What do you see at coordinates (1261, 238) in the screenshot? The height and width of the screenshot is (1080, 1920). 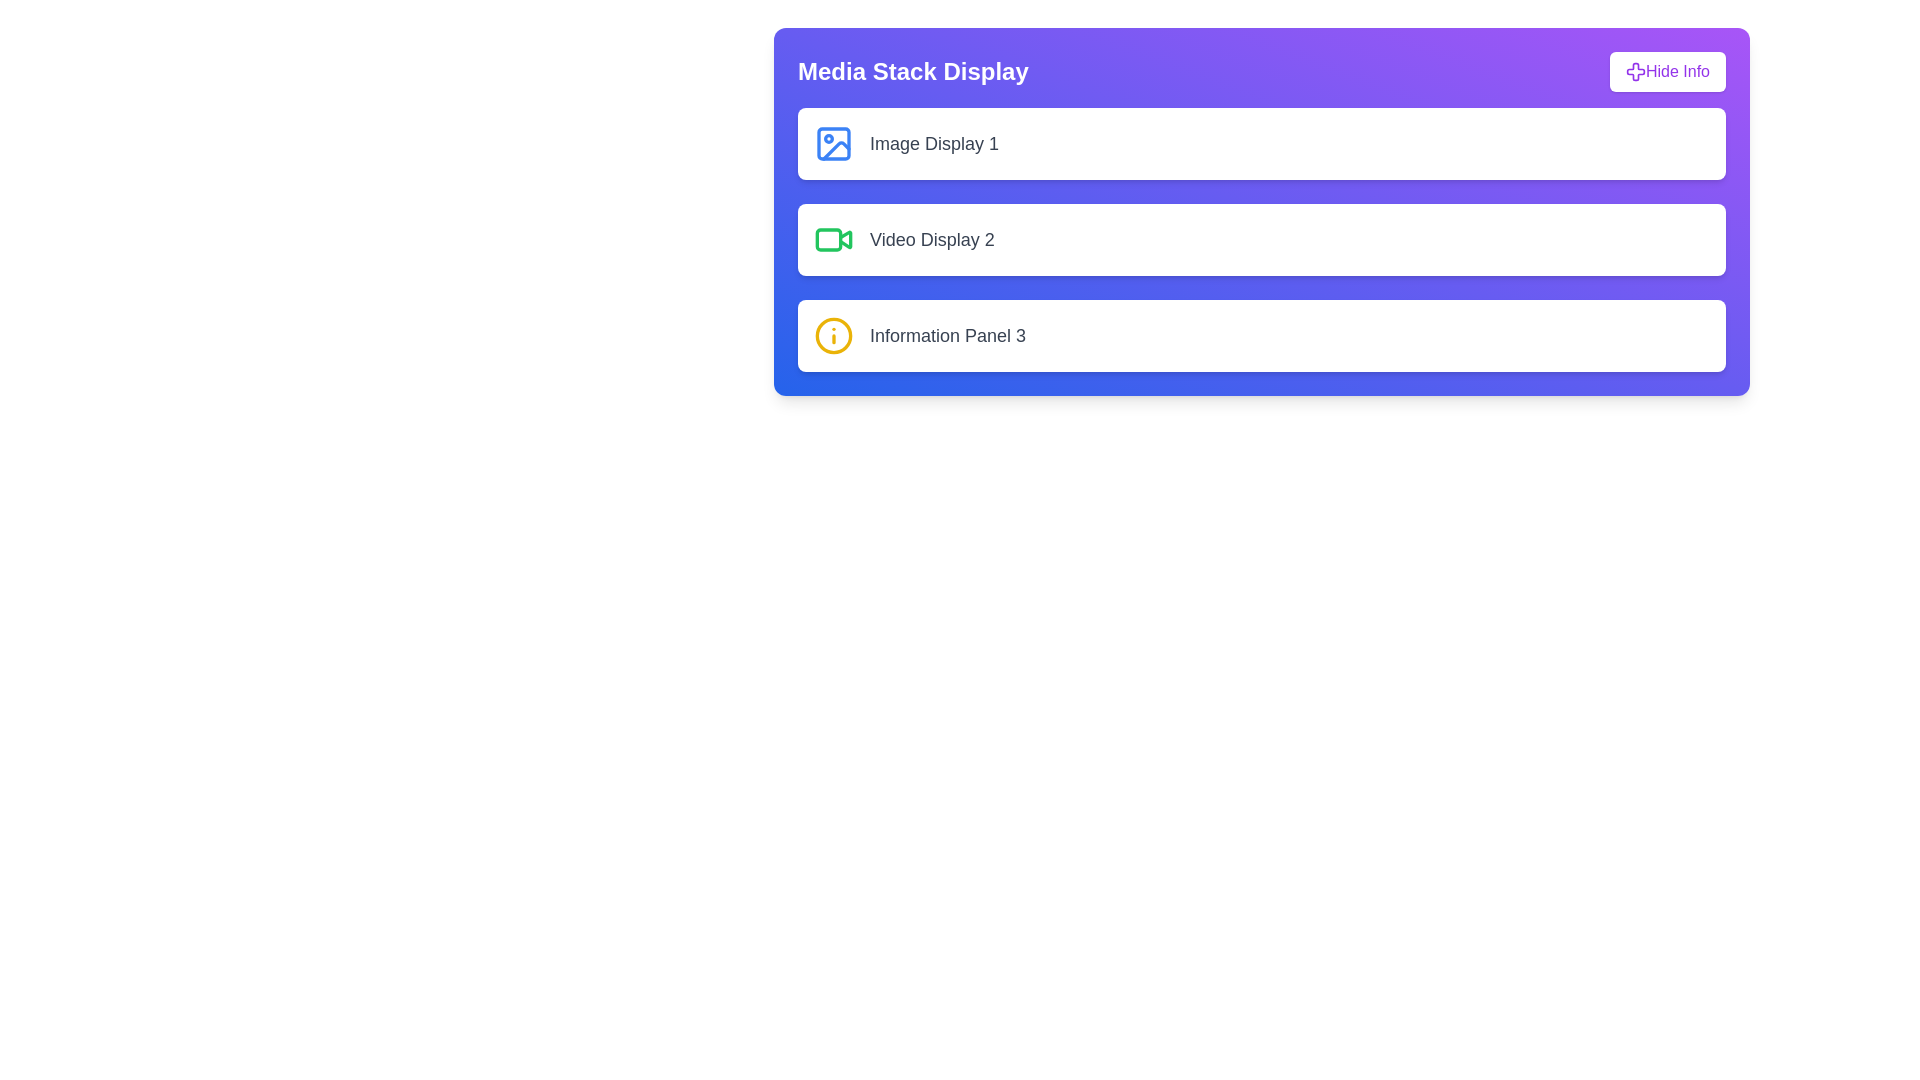 I see `the second panel labeled 'Media Stack Display'` at bounding box center [1261, 238].